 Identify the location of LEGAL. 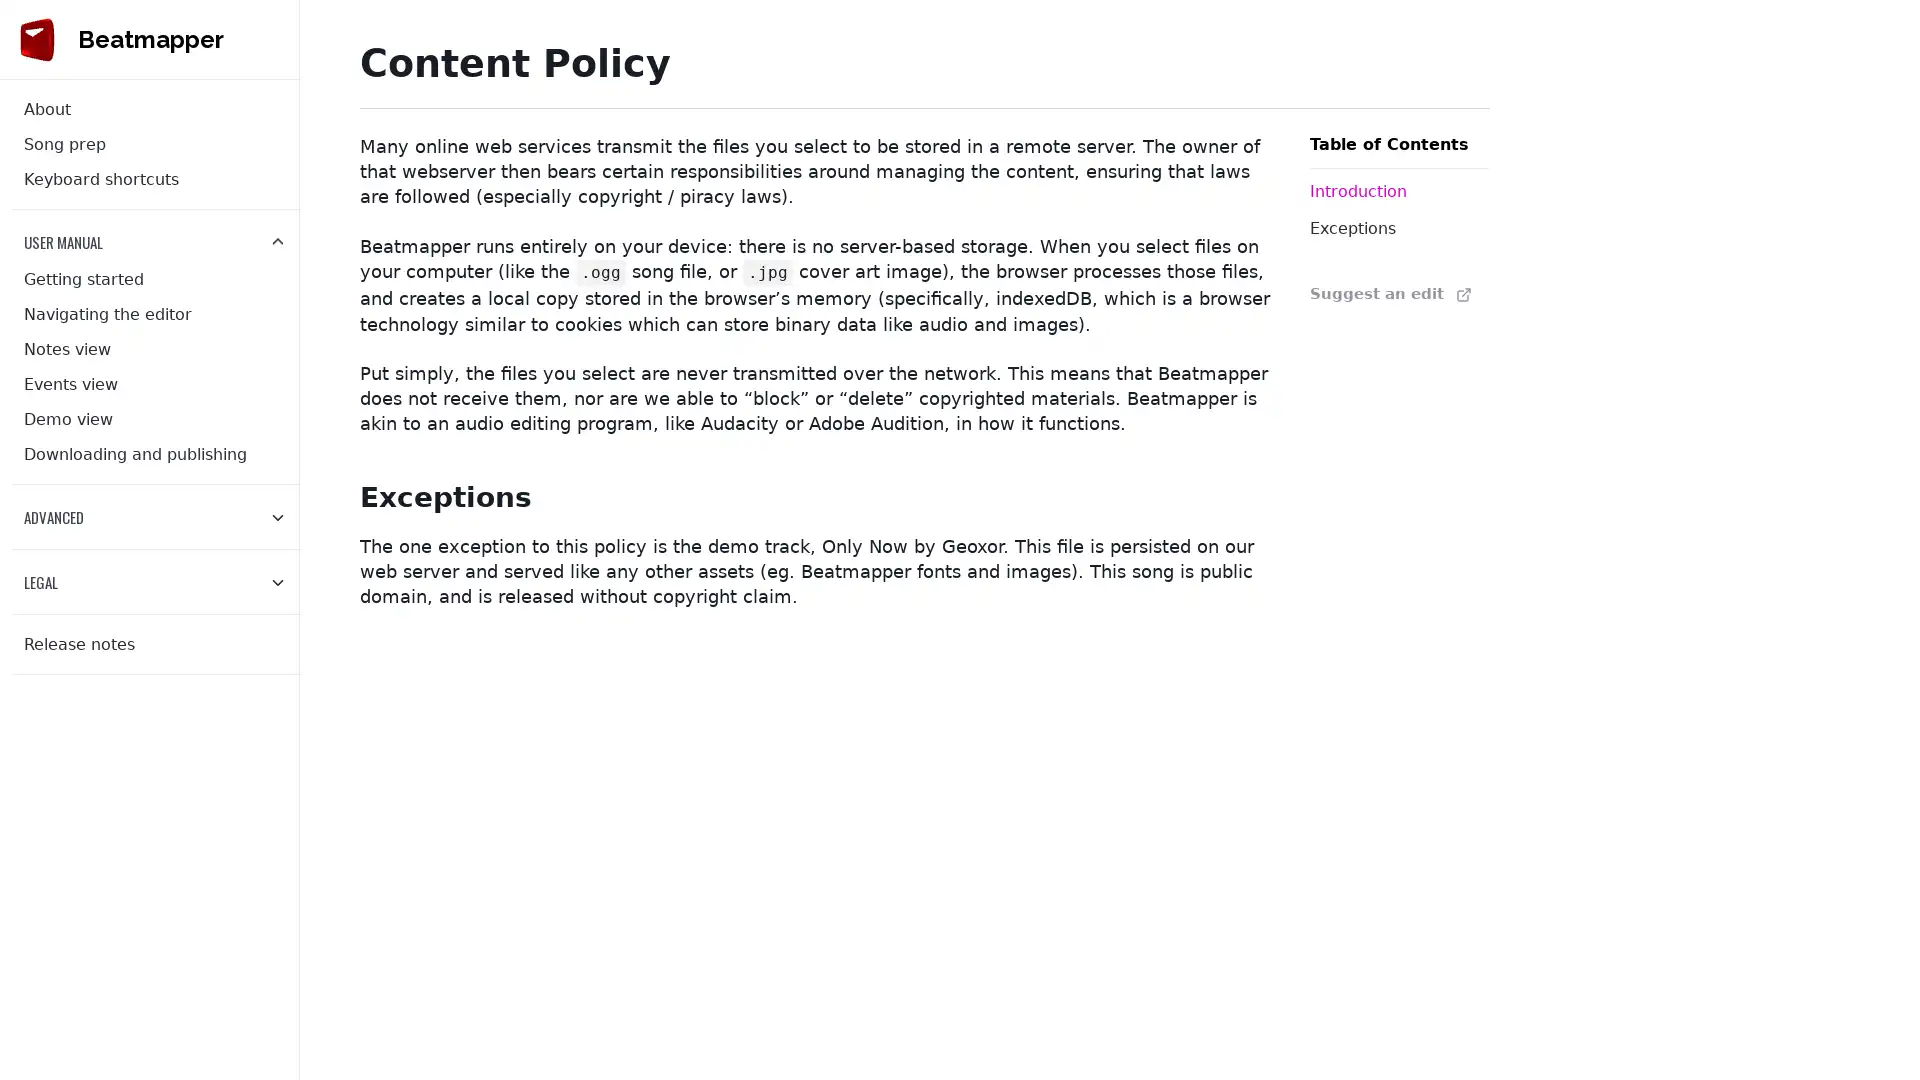
(154, 582).